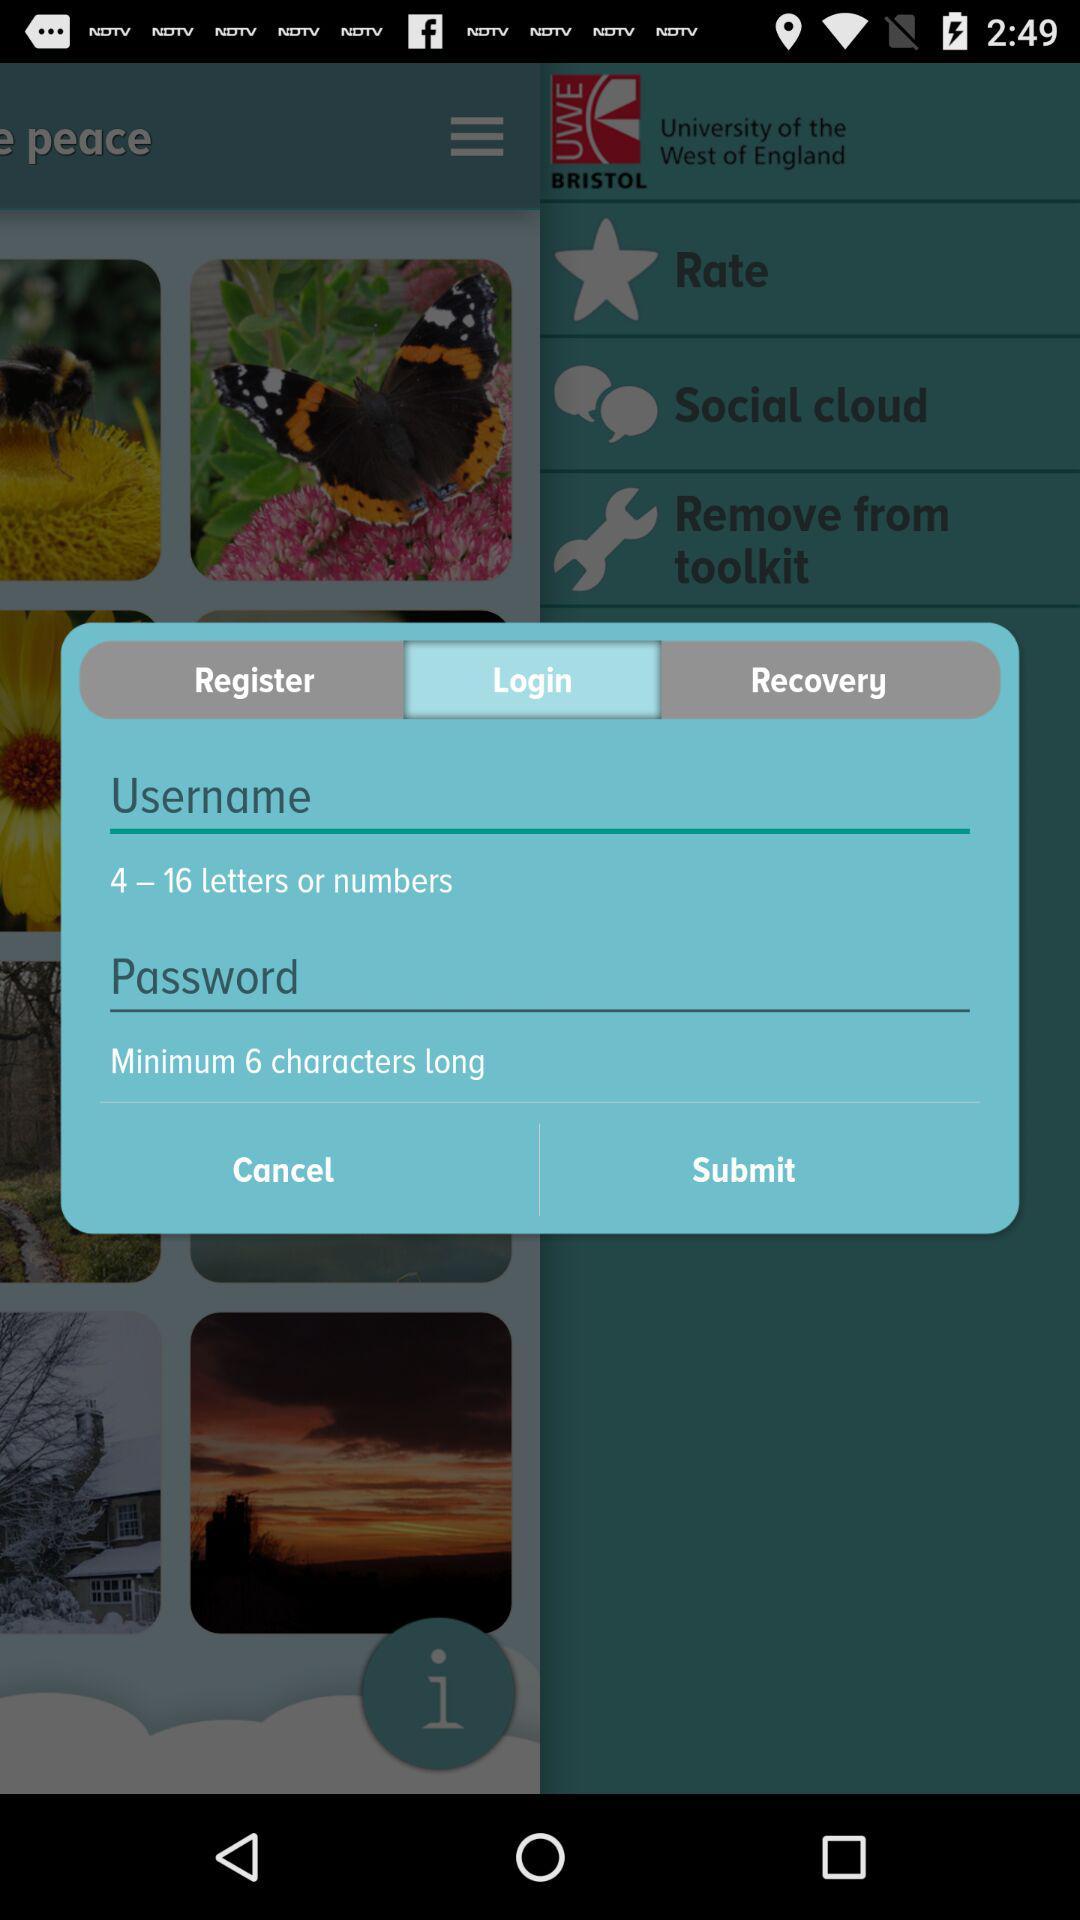  What do you see at coordinates (240, 679) in the screenshot?
I see `register icon` at bounding box center [240, 679].